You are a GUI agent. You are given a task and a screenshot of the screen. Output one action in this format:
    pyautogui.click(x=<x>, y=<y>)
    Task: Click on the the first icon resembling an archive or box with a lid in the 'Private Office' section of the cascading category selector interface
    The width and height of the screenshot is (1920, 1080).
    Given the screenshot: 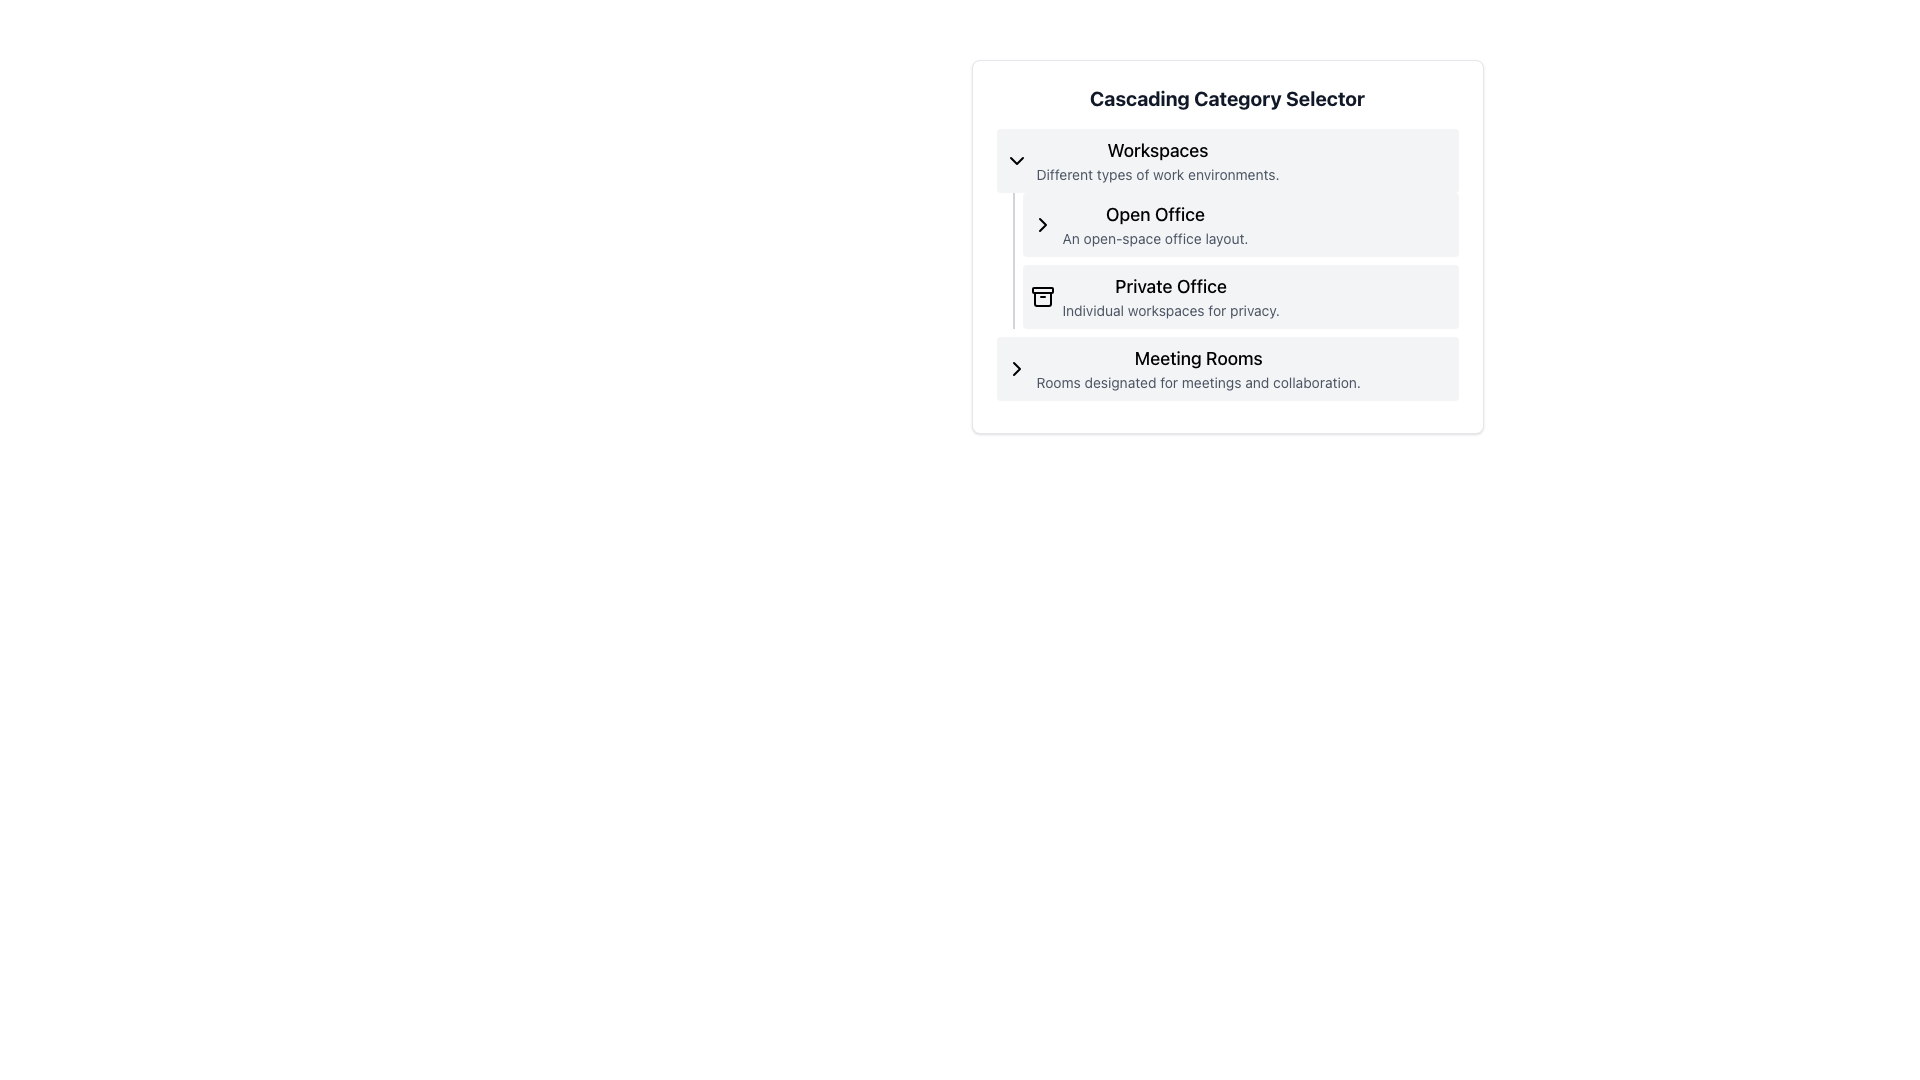 What is the action you would take?
    pyautogui.click(x=1041, y=297)
    